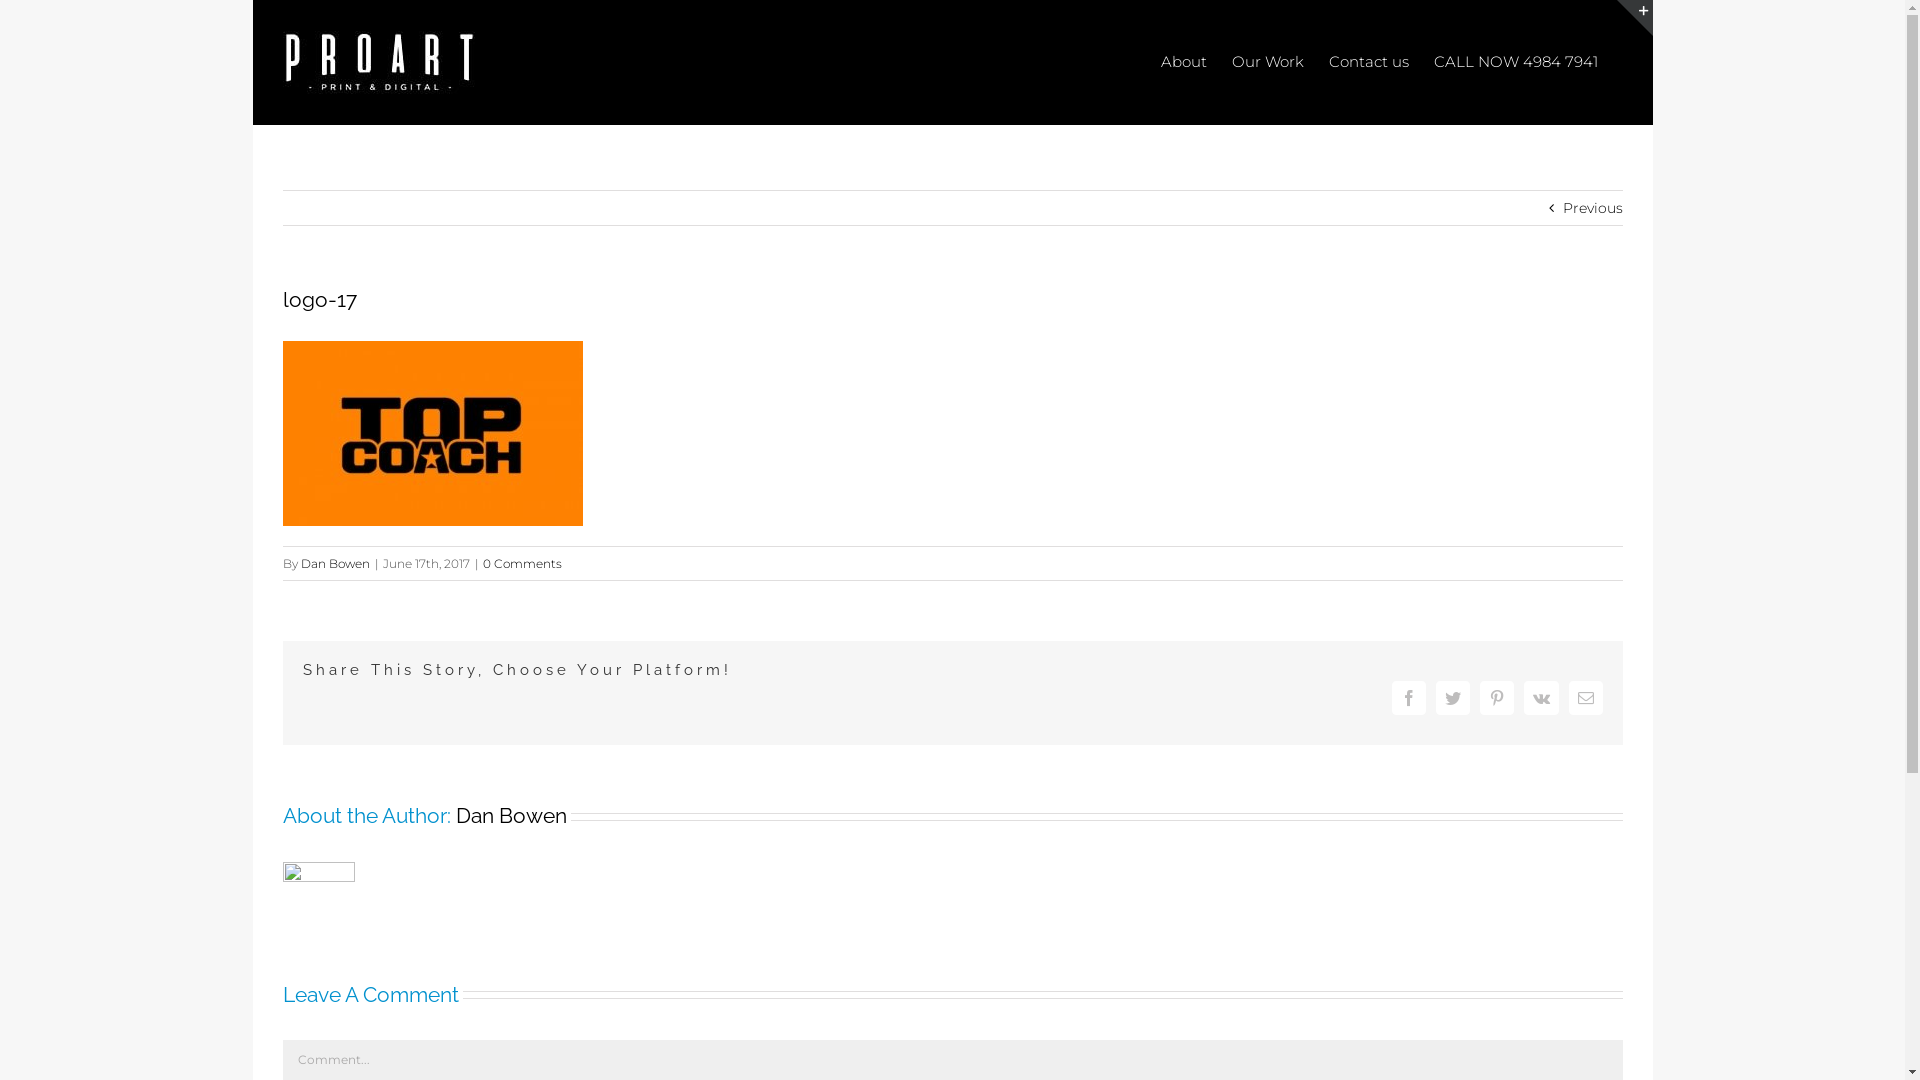 The width and height of the screenshot is (1920, 1080). Describe the element at coordinates (1182, 59) in the screenshot. I see `'About'` at that location.